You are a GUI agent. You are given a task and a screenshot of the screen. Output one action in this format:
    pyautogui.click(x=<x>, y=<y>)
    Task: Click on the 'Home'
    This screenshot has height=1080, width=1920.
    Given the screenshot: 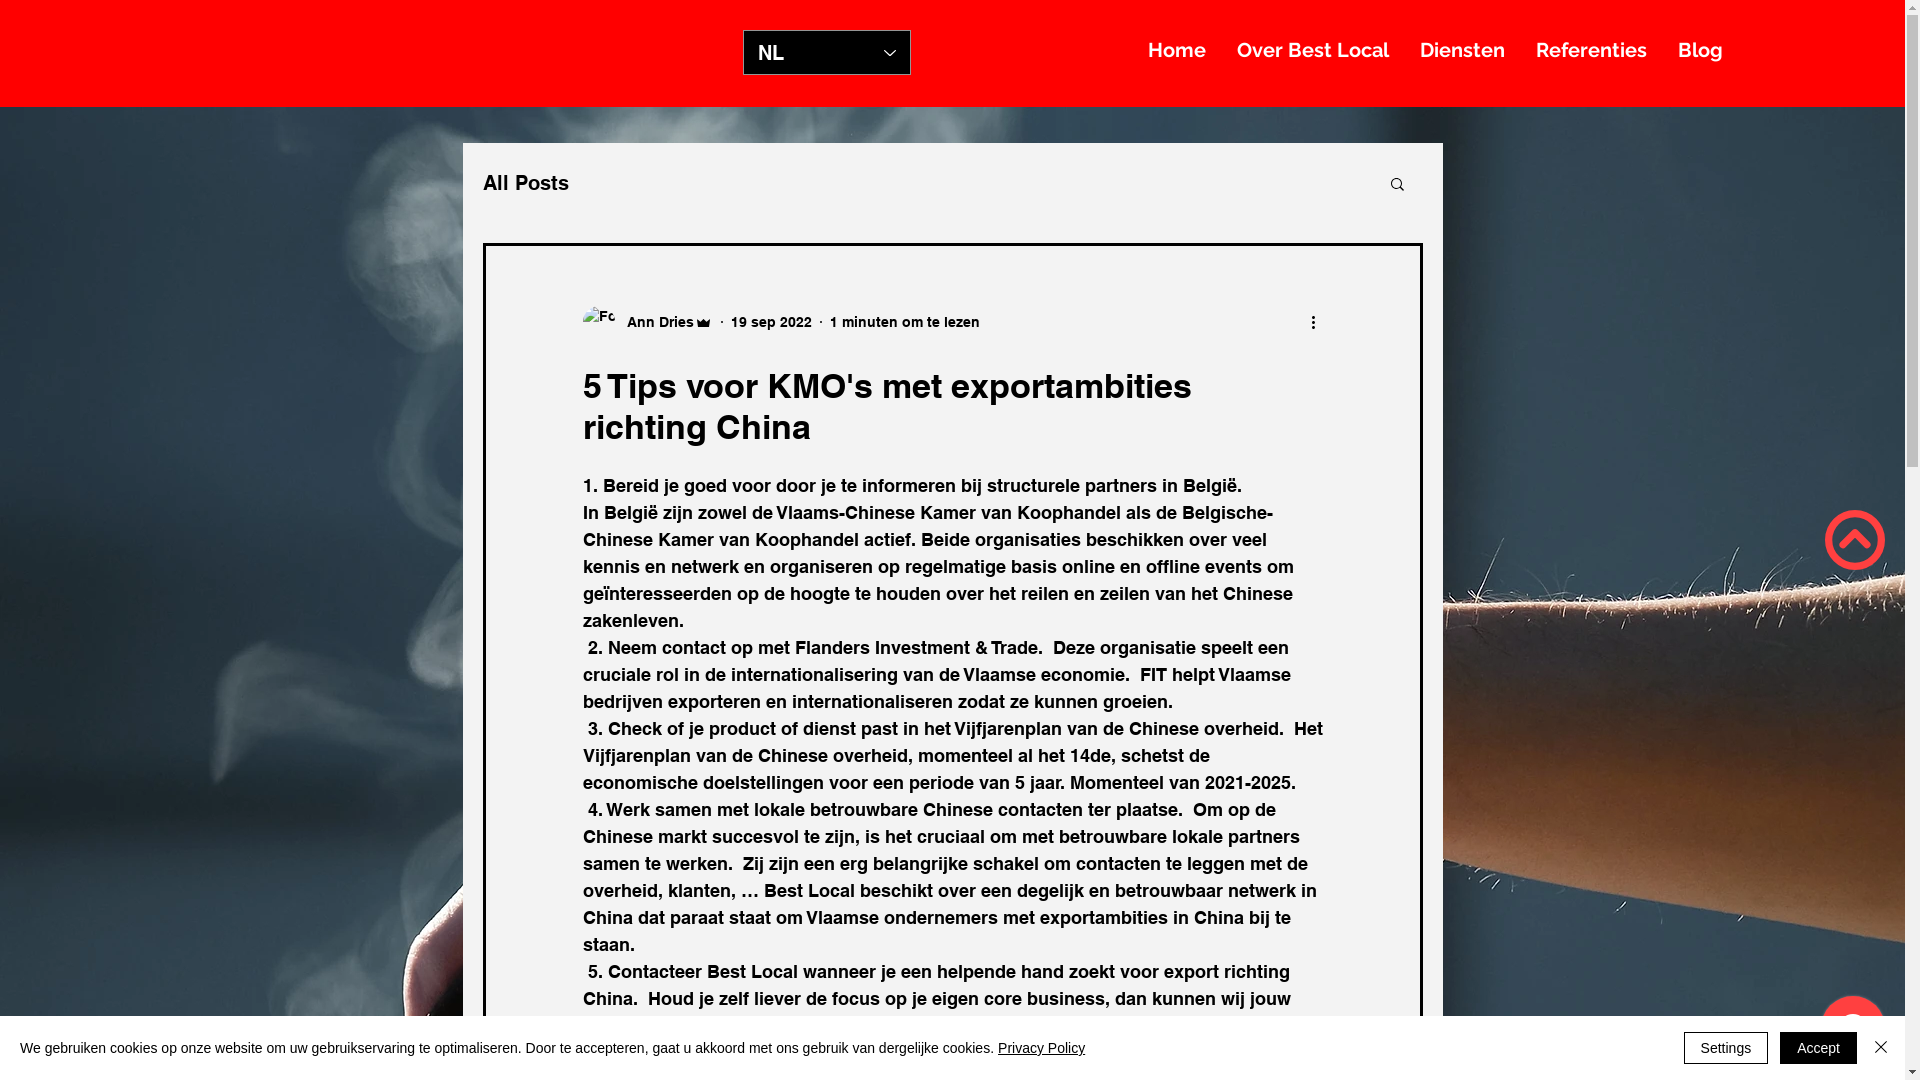 What is the action you would take?
    pyautogui.click(x=1176, y=49)
    